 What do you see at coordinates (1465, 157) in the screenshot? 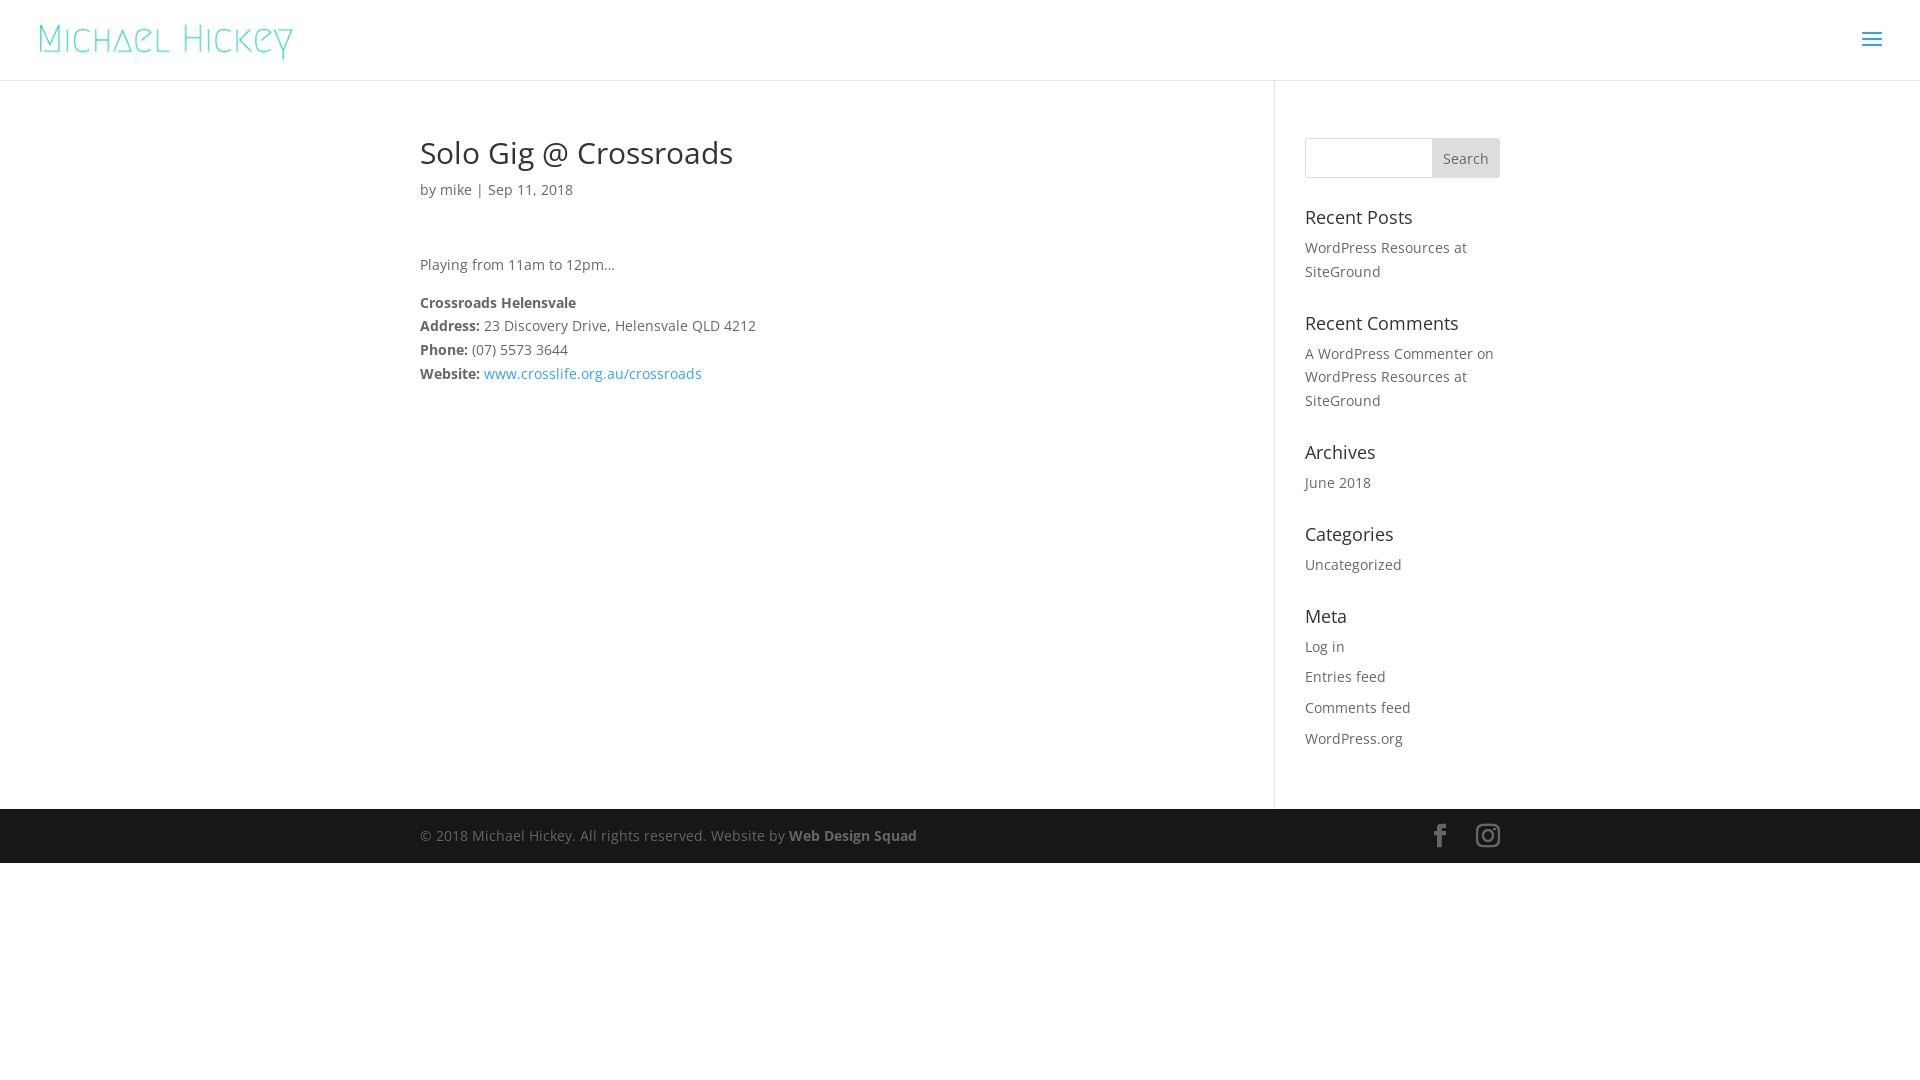
I see `'Search'` at bounding box center [1465, 157].